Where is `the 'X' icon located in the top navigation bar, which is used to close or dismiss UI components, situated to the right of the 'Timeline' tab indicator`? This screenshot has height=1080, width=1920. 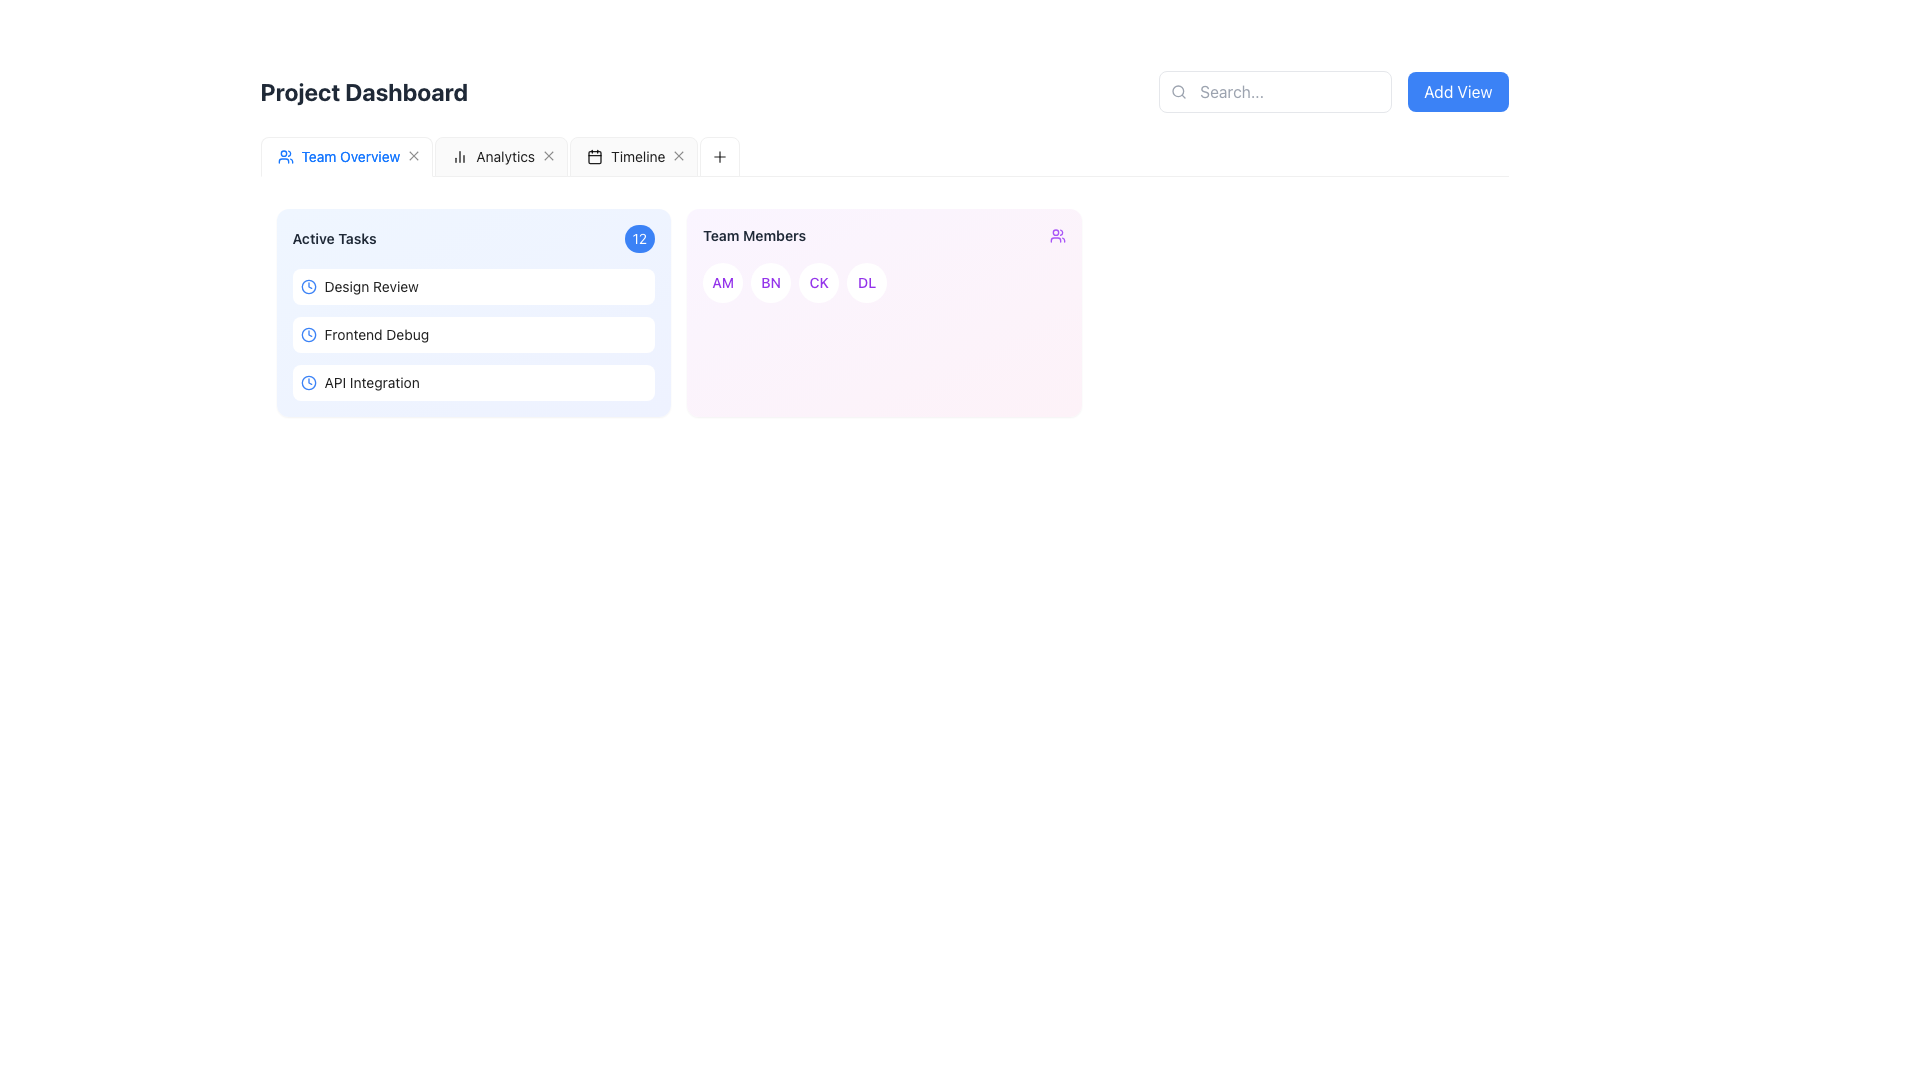 the 'X' icon located in the top navigation bar, which is used to close or dismiss UI components, situated to the right of the 'Timeline' tab indicator is located at coordinates (679, 155).